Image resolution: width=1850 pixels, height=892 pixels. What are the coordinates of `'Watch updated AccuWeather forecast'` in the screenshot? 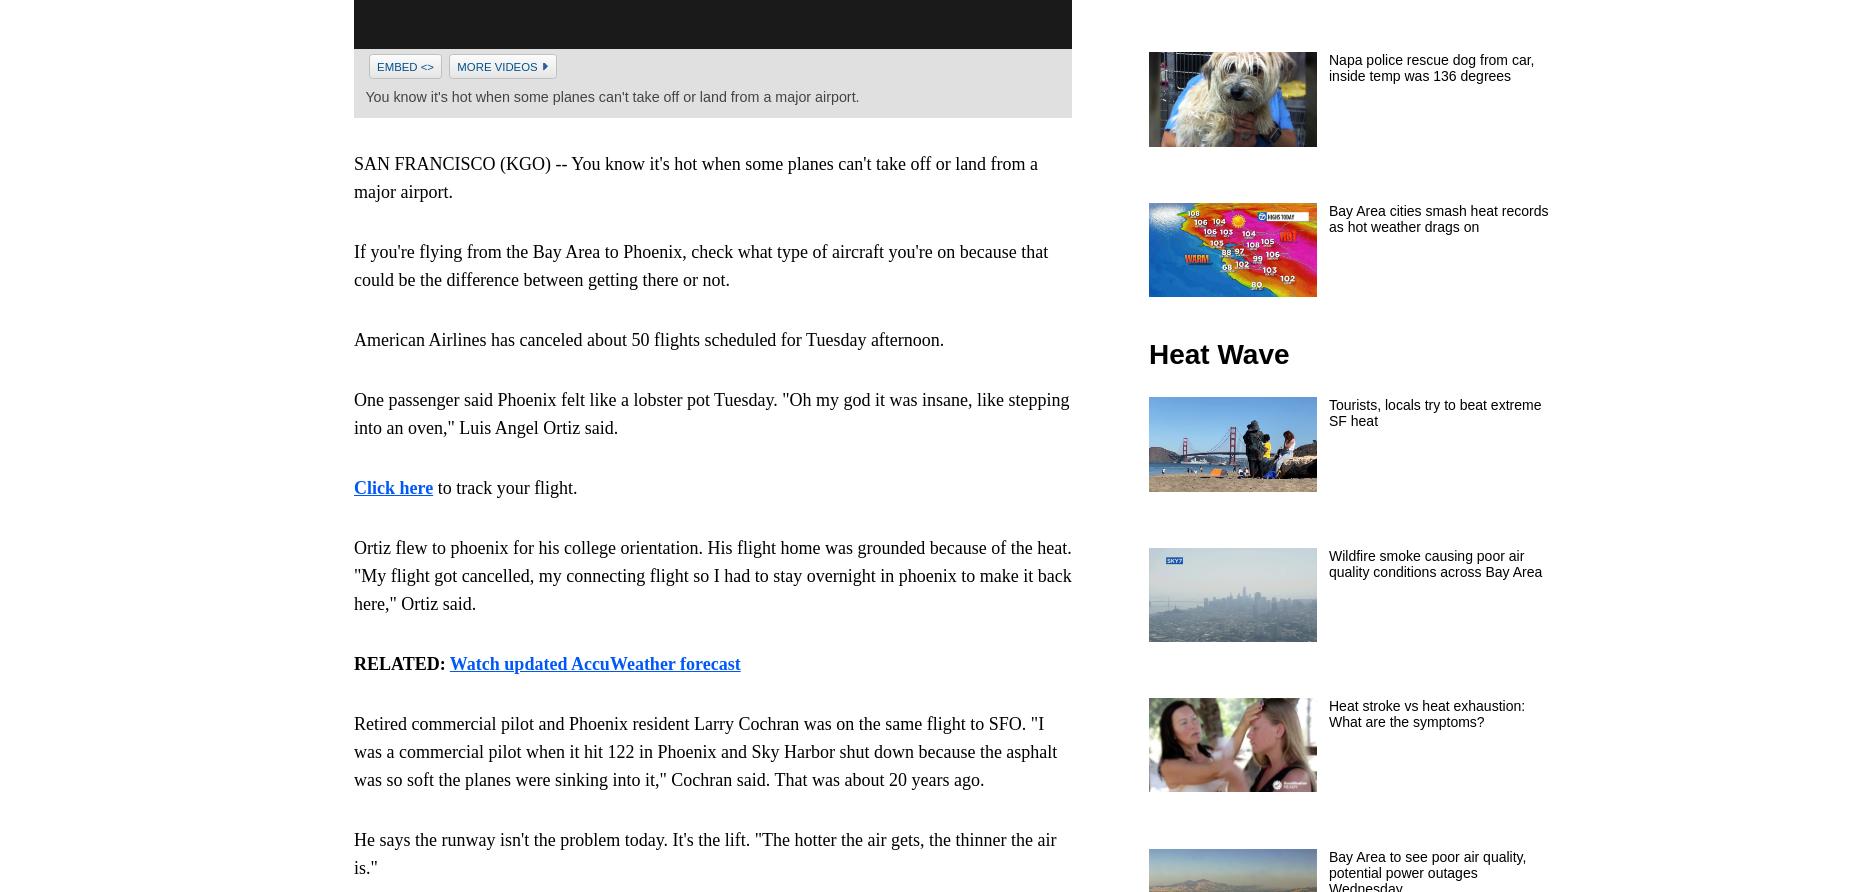 It's located at (447, 663).